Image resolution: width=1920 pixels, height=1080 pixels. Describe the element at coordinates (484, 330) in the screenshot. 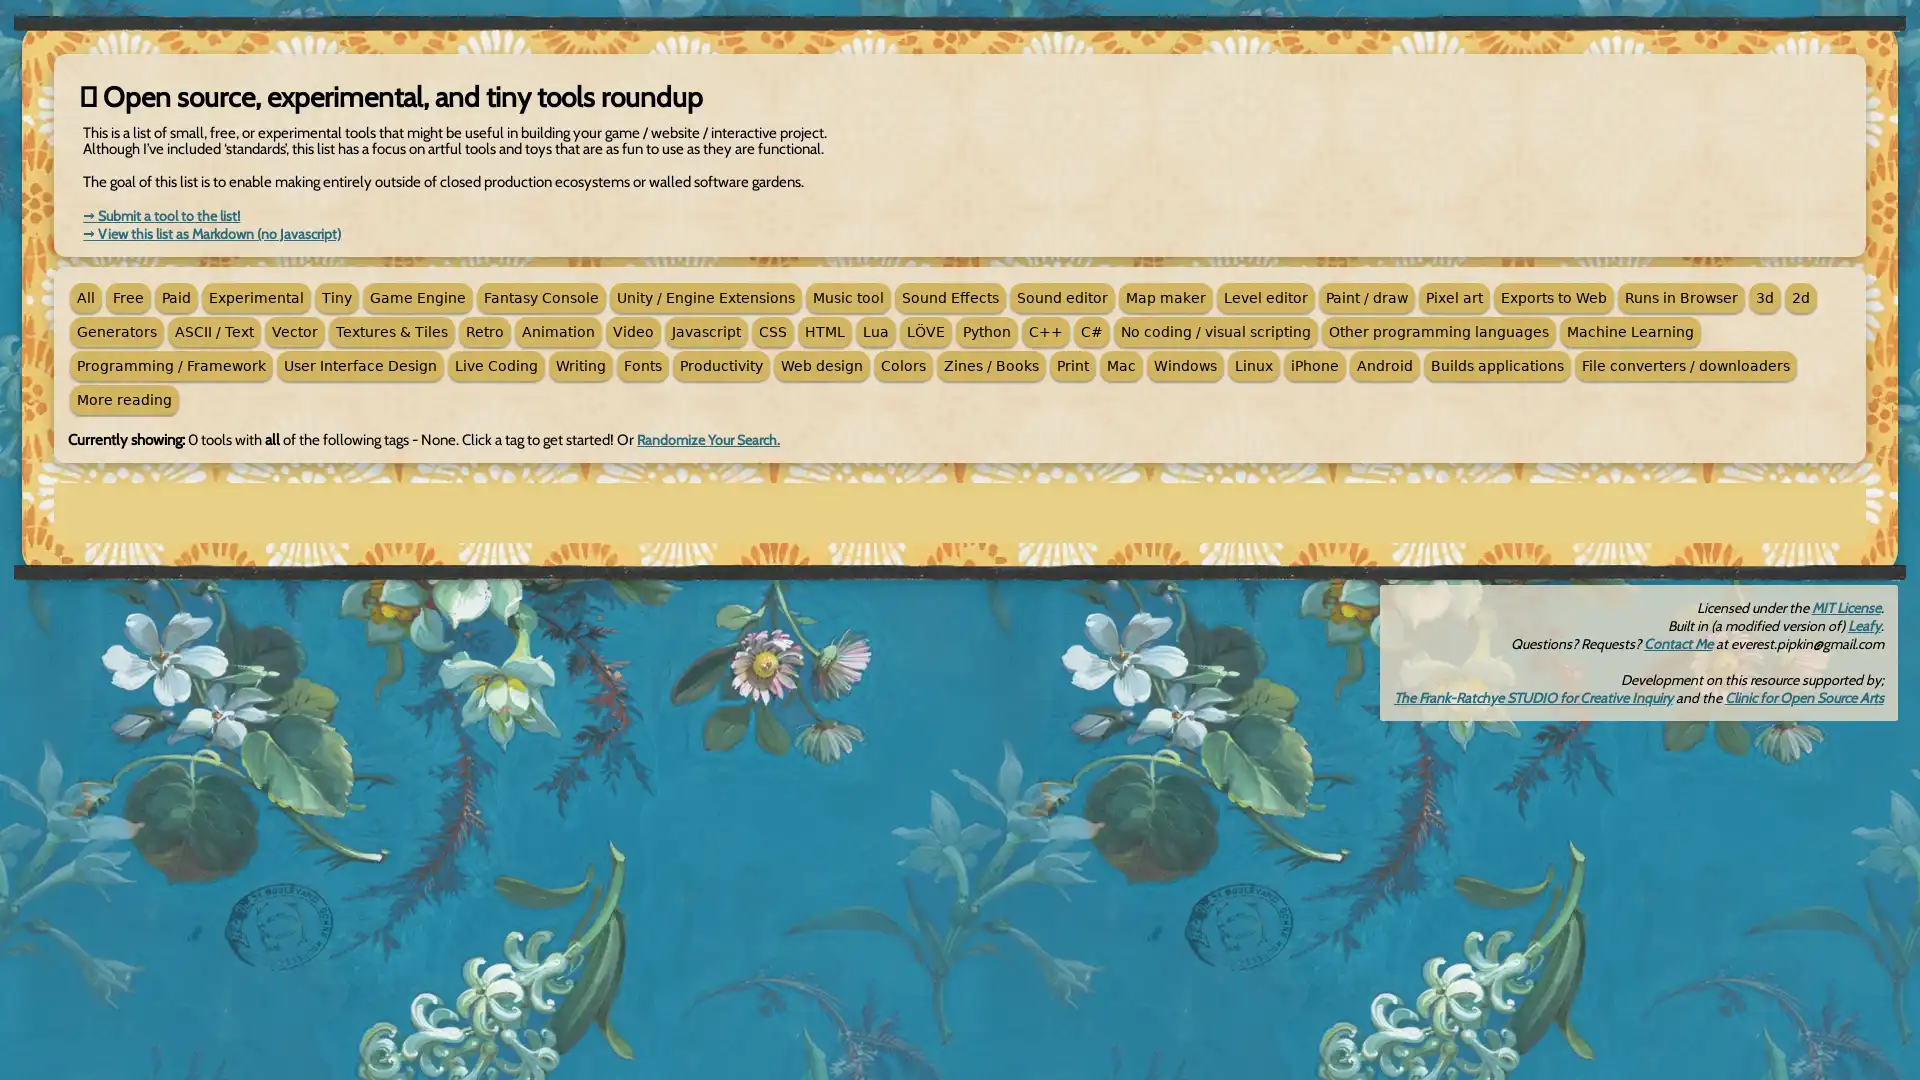

I see `Retro` at that location.